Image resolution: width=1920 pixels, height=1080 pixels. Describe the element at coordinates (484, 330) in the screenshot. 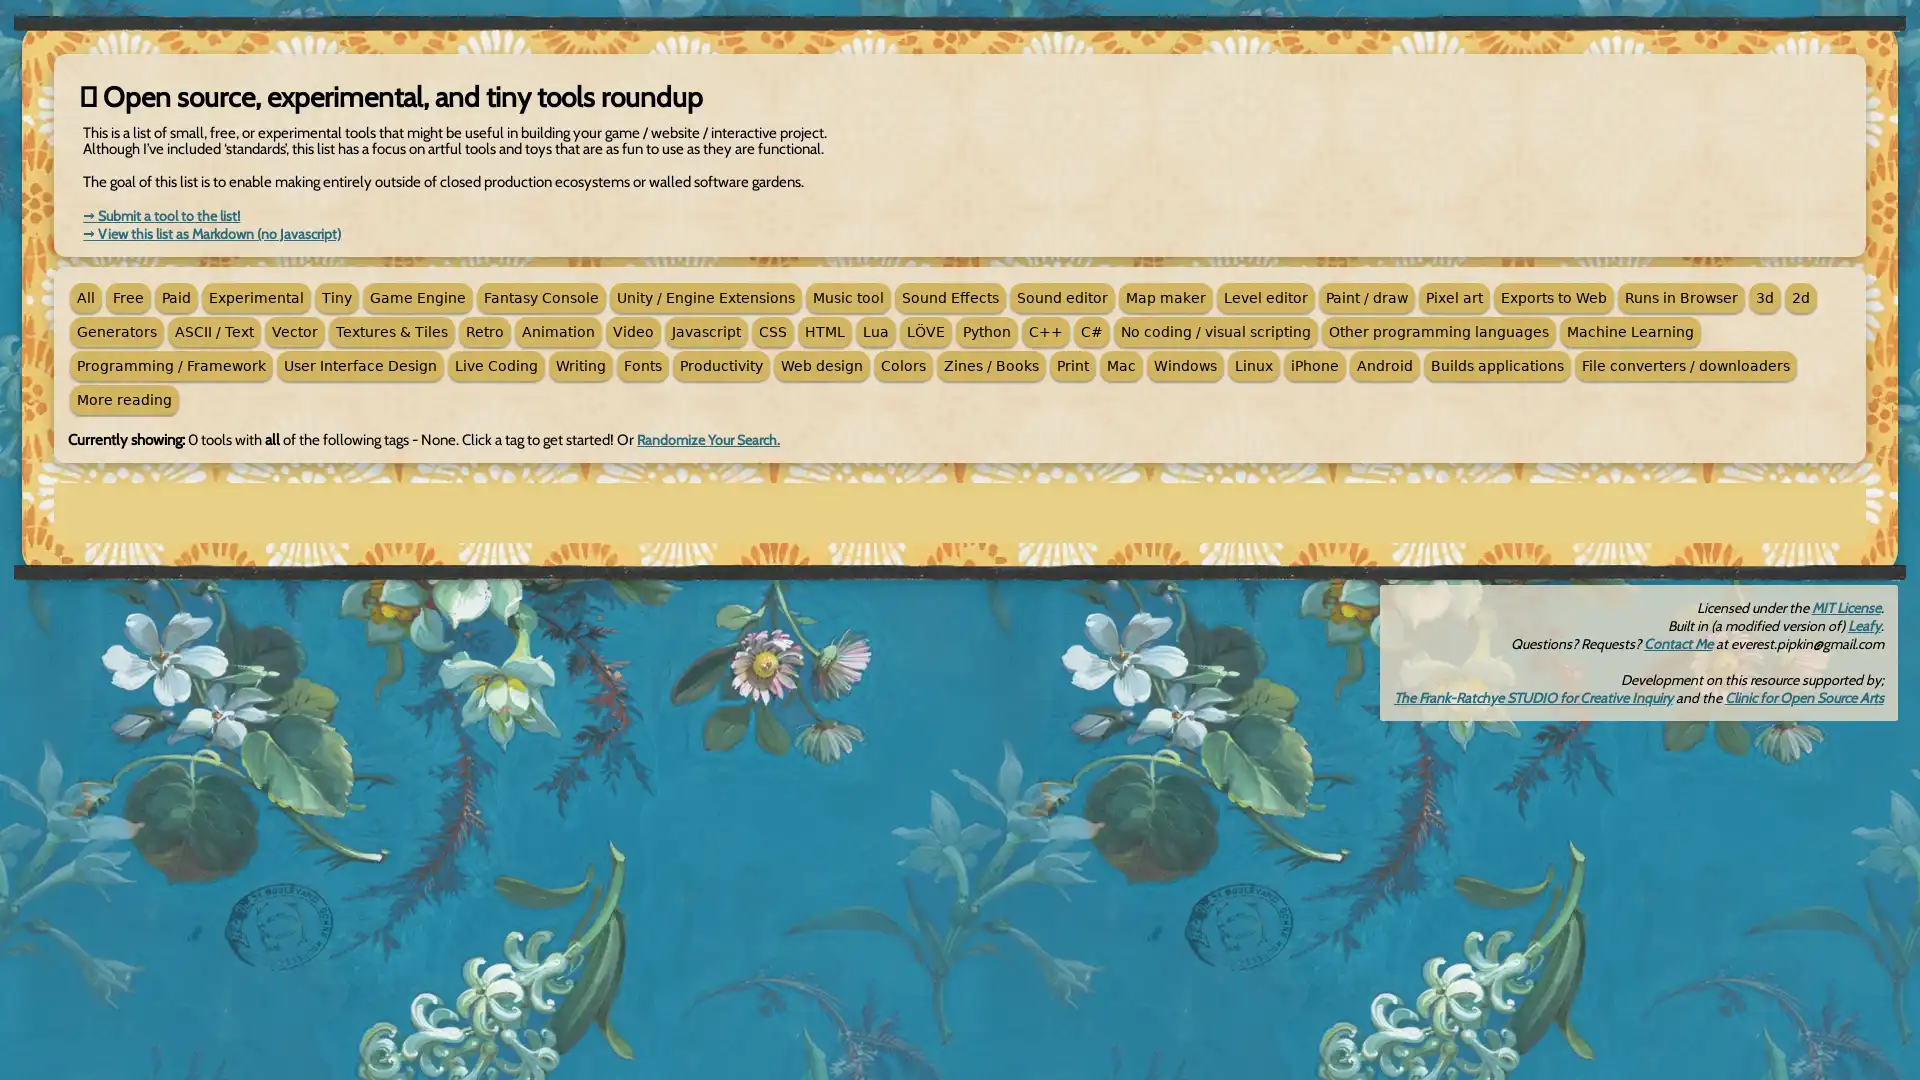

I see `Retro` at that location.